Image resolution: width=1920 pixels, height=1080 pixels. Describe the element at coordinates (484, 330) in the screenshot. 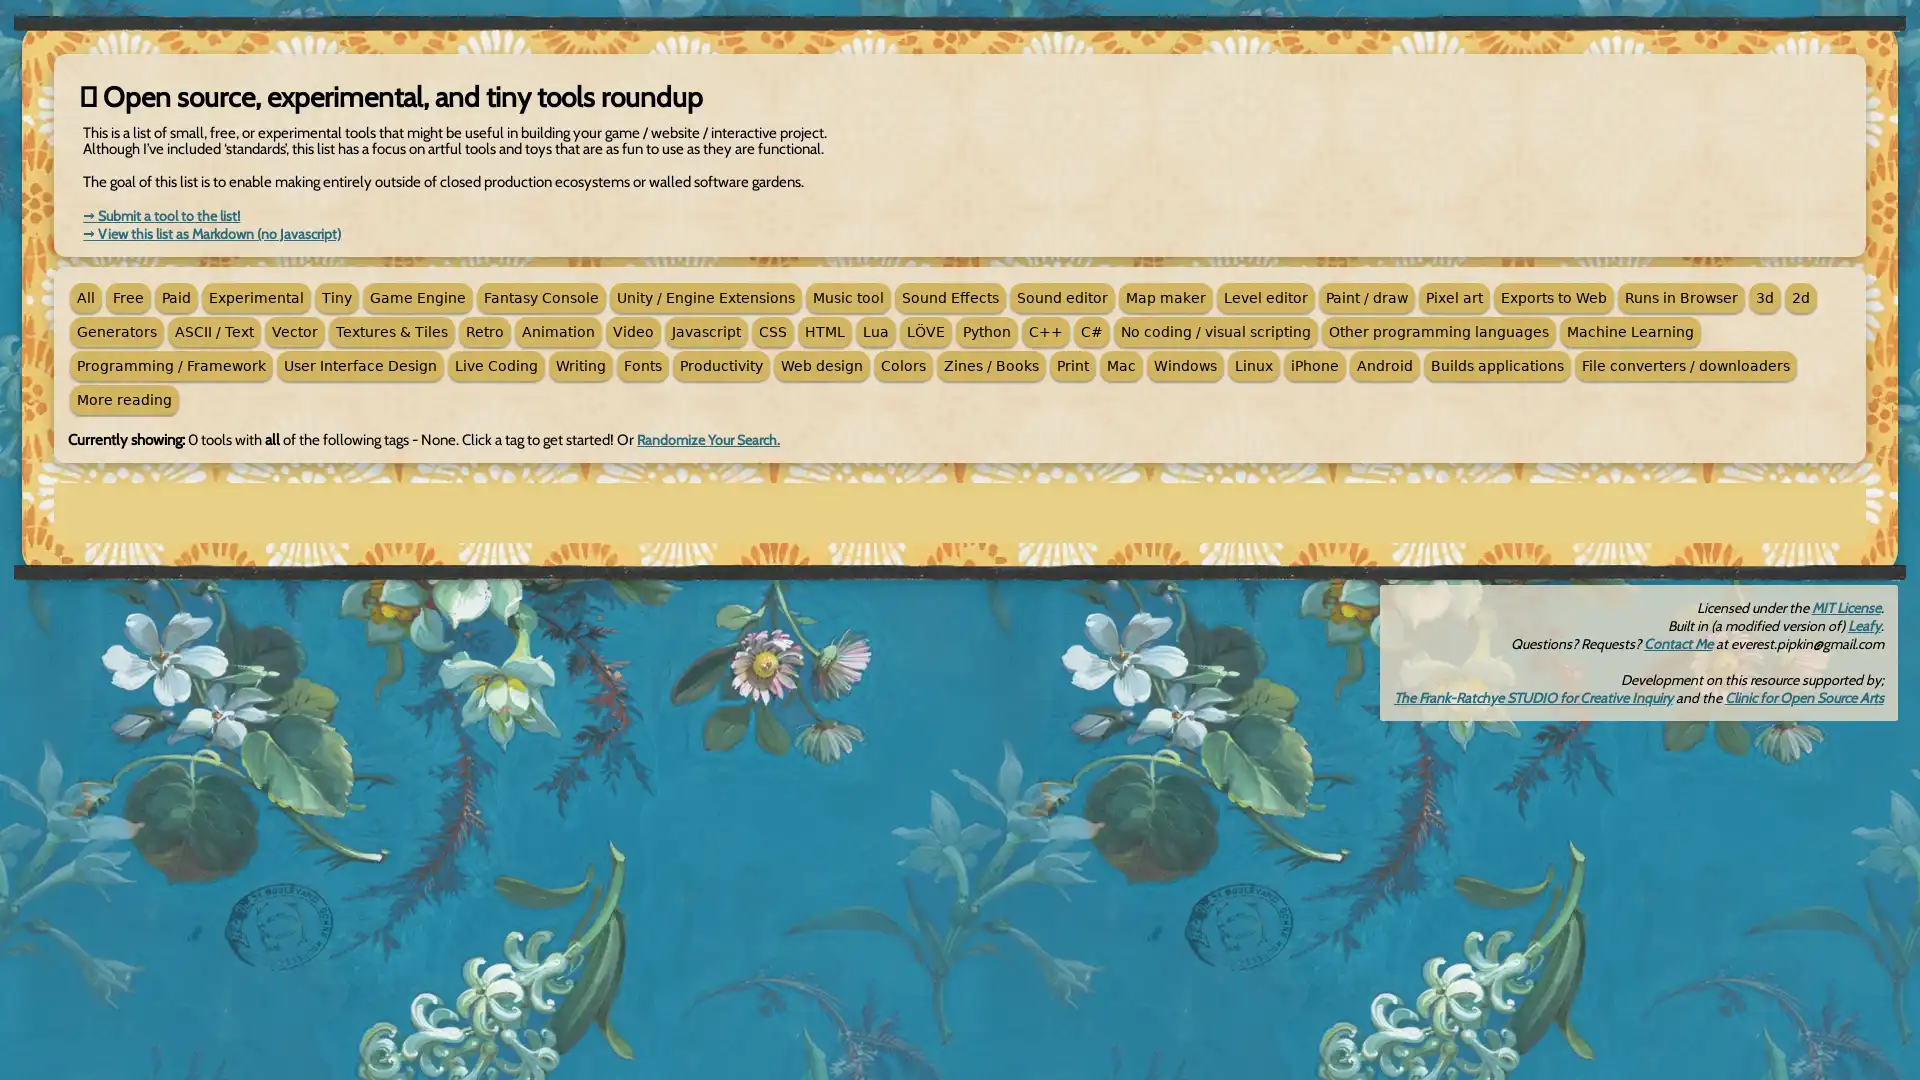

I see `Retro` at that location.